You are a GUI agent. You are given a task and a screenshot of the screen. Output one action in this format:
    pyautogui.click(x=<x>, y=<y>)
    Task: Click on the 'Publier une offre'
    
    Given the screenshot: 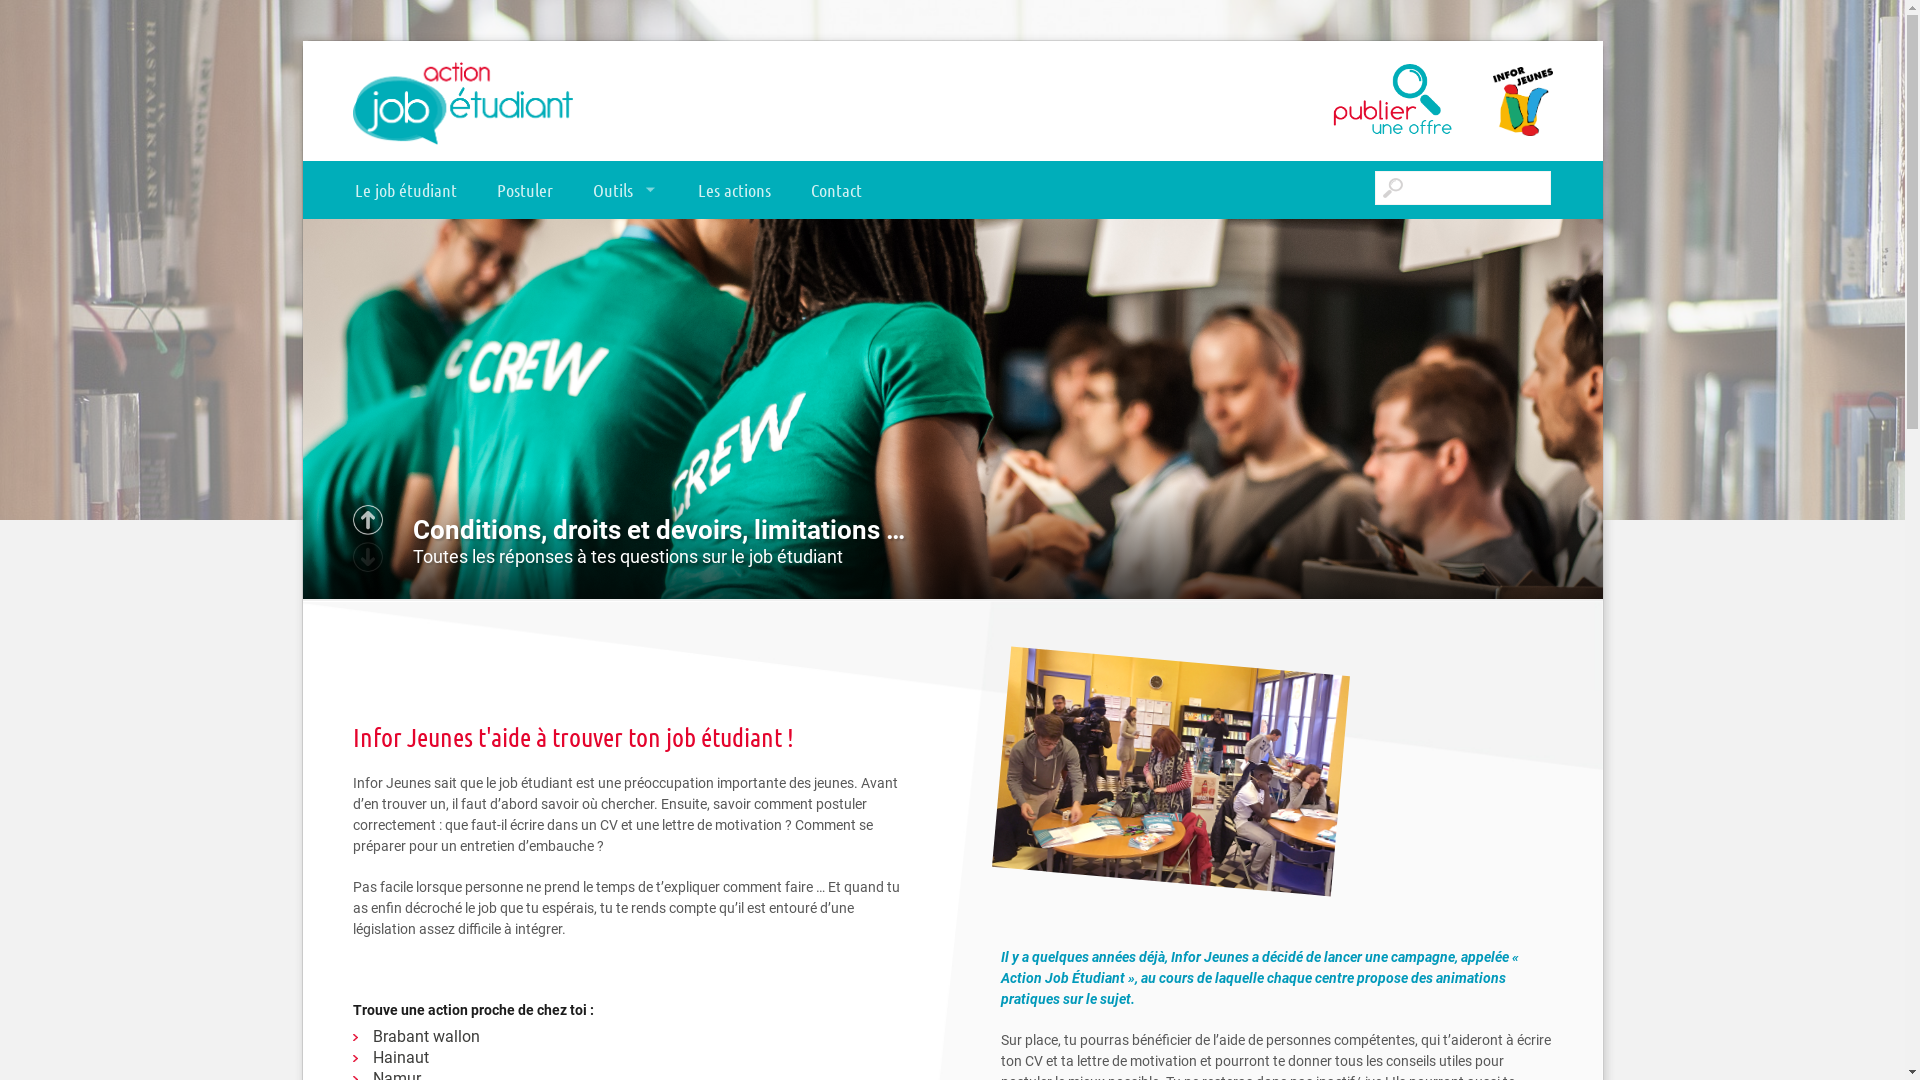 What is the action you would take?
    pyautogui.click(x=1342, y=100)
    